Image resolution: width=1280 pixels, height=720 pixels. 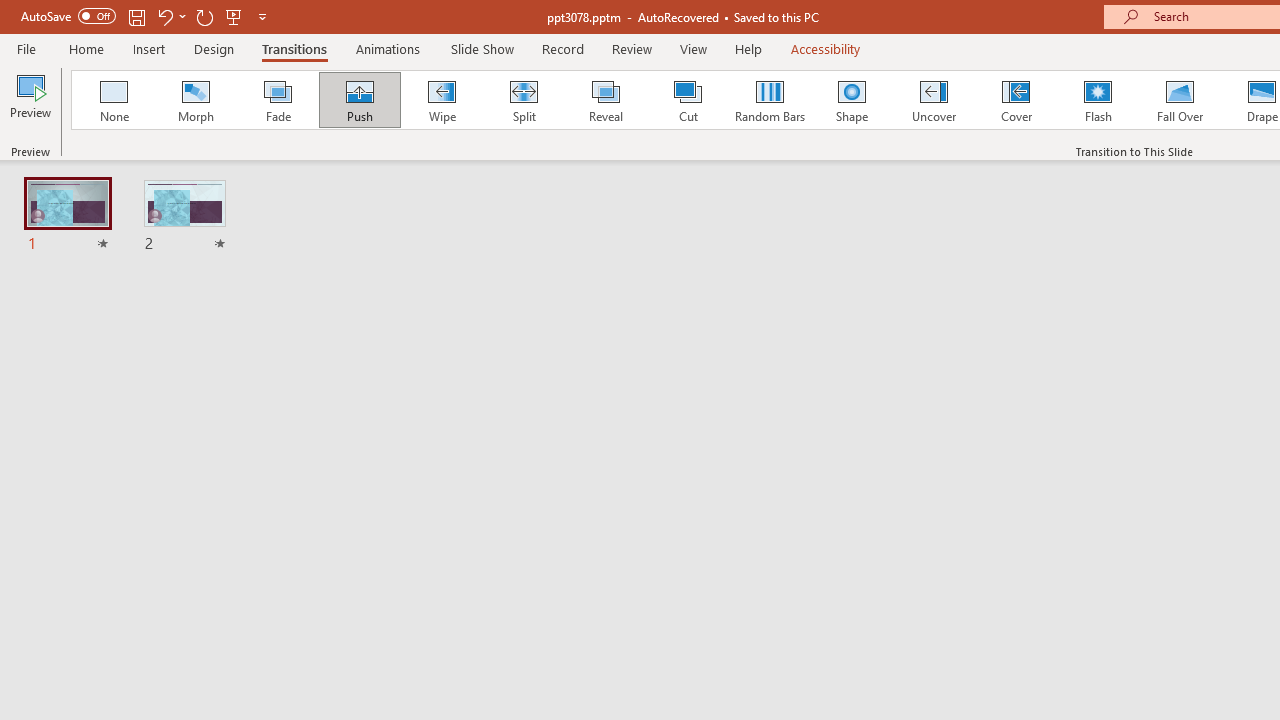 What do you see at coordinates (195, 100) in the screenshot?
I see `'Morph'` at bounding box center [195, 100].